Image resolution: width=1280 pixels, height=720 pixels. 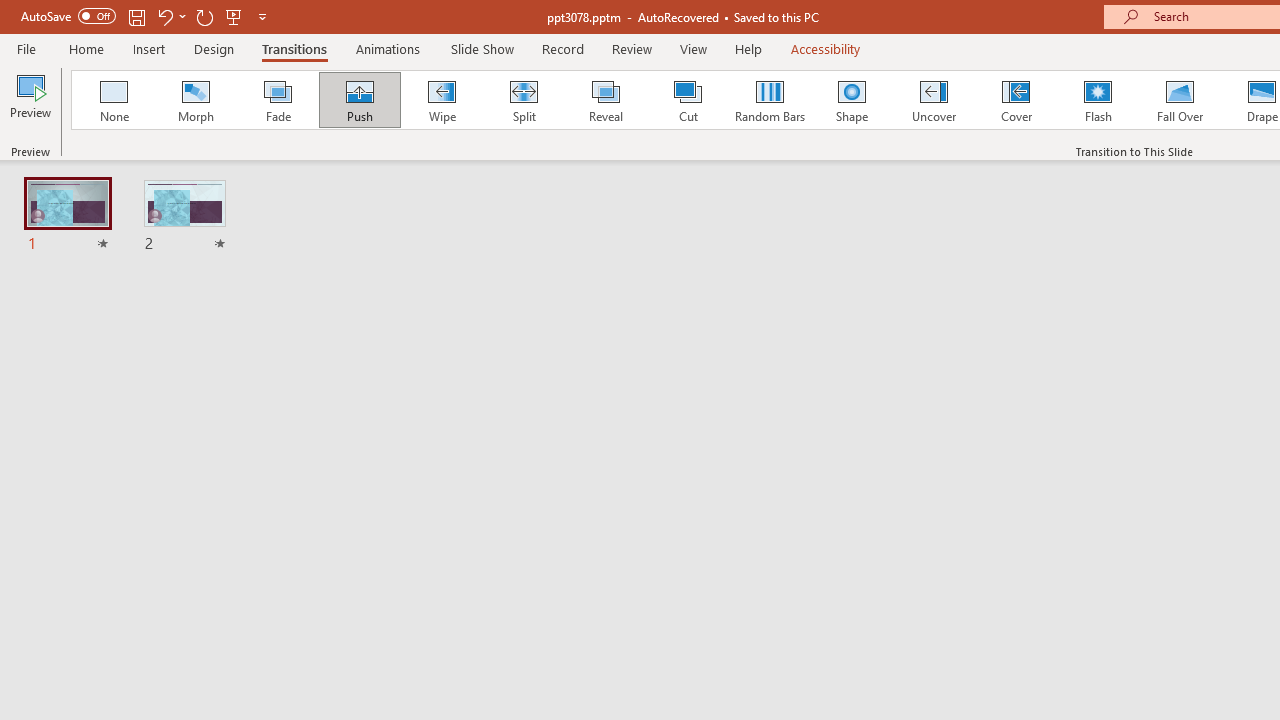 What do you see at coordinates (195, 100) in the screenshot?
I see `'Morph'` at bounding box center [195, 100].